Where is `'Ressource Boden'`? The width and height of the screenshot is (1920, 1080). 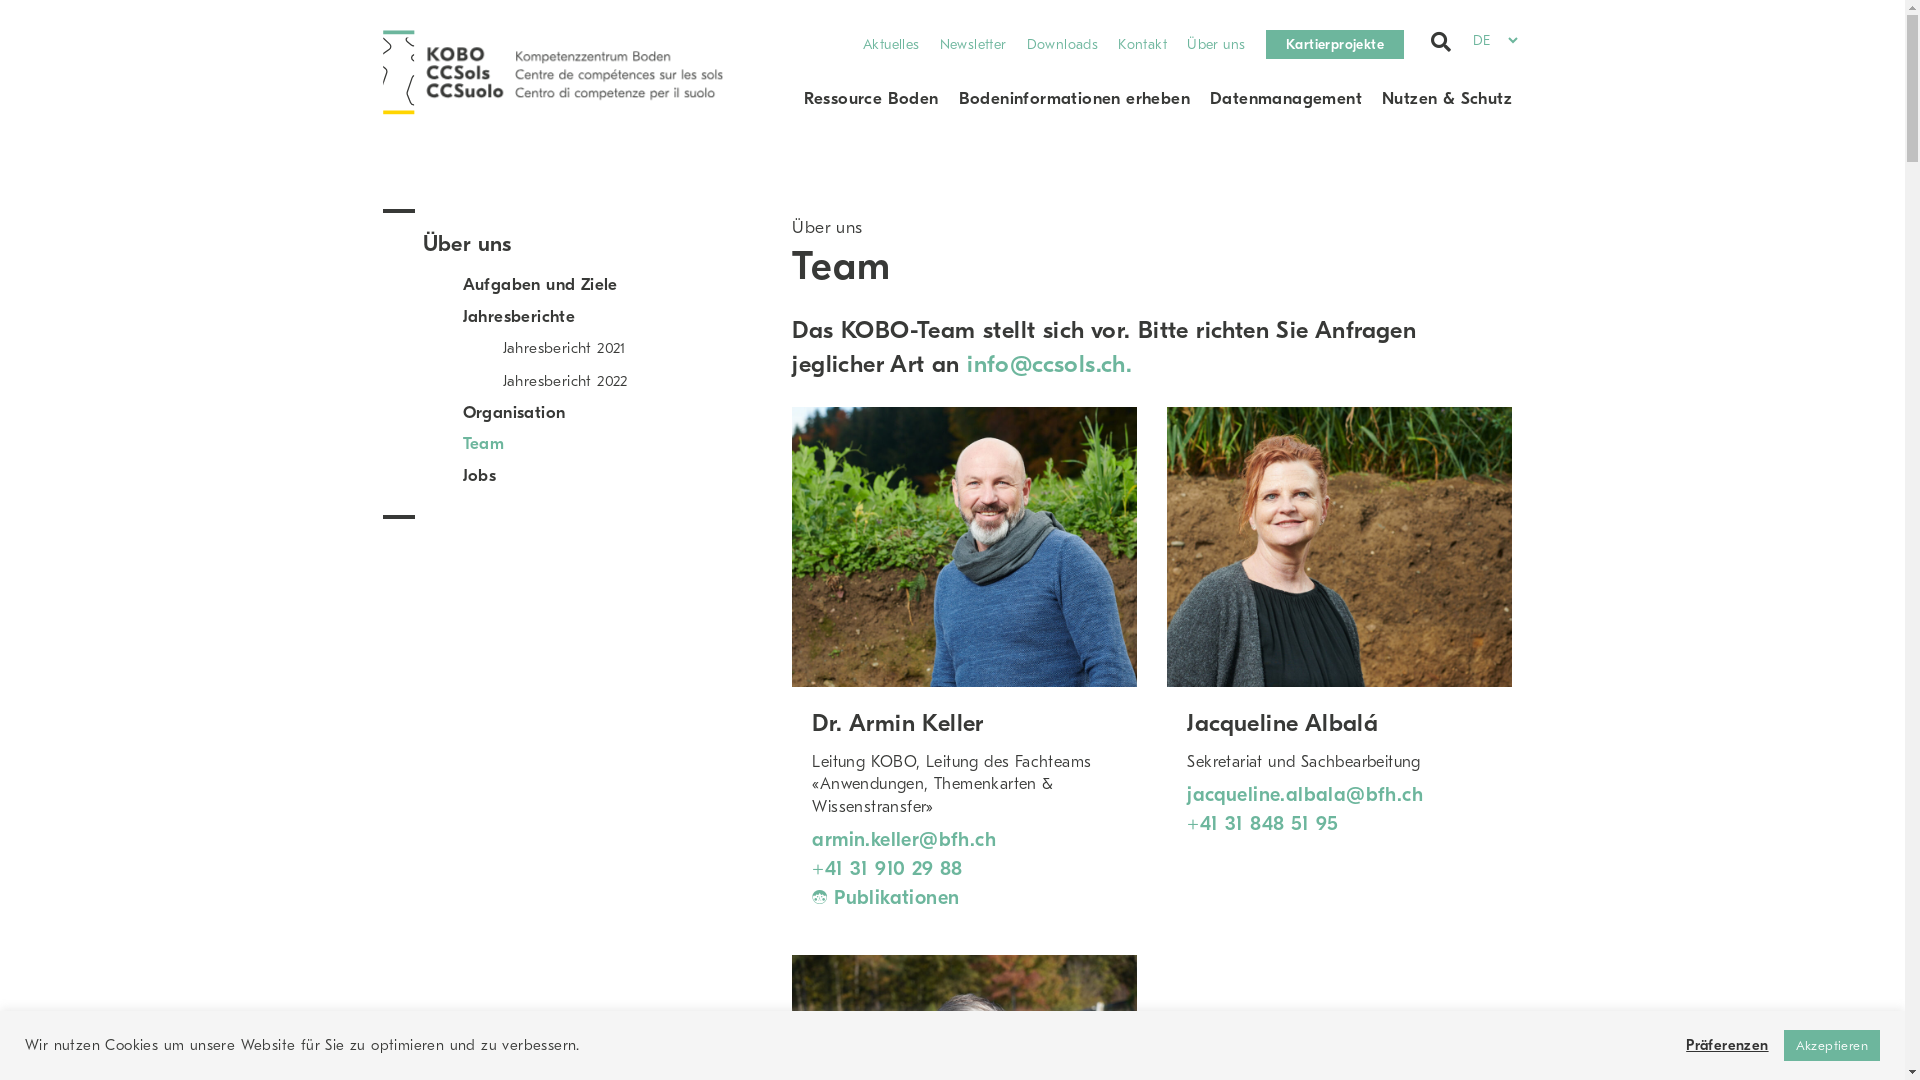 'Ressource Boden' is located at coordinates (871, 99).